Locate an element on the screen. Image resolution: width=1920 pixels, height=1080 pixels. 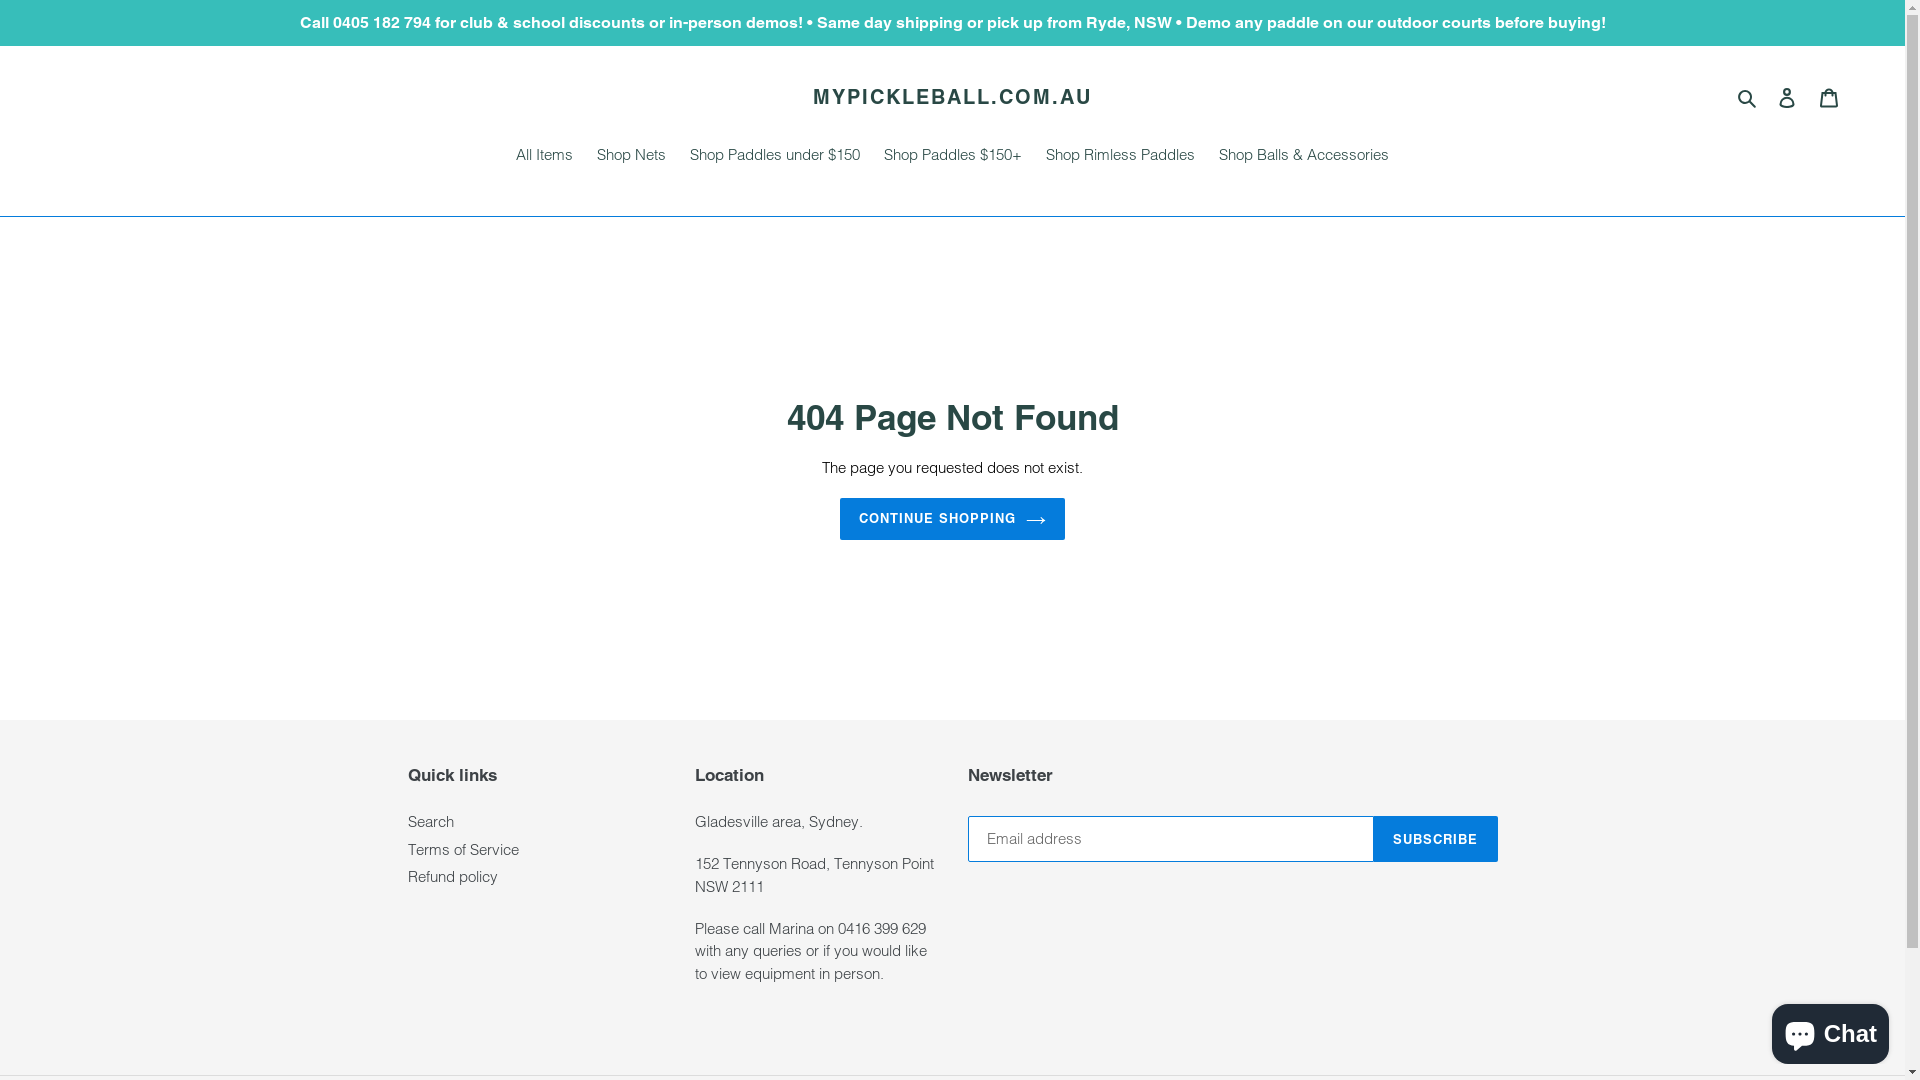
'Shop Nets' is located at coordinates (630, 156).